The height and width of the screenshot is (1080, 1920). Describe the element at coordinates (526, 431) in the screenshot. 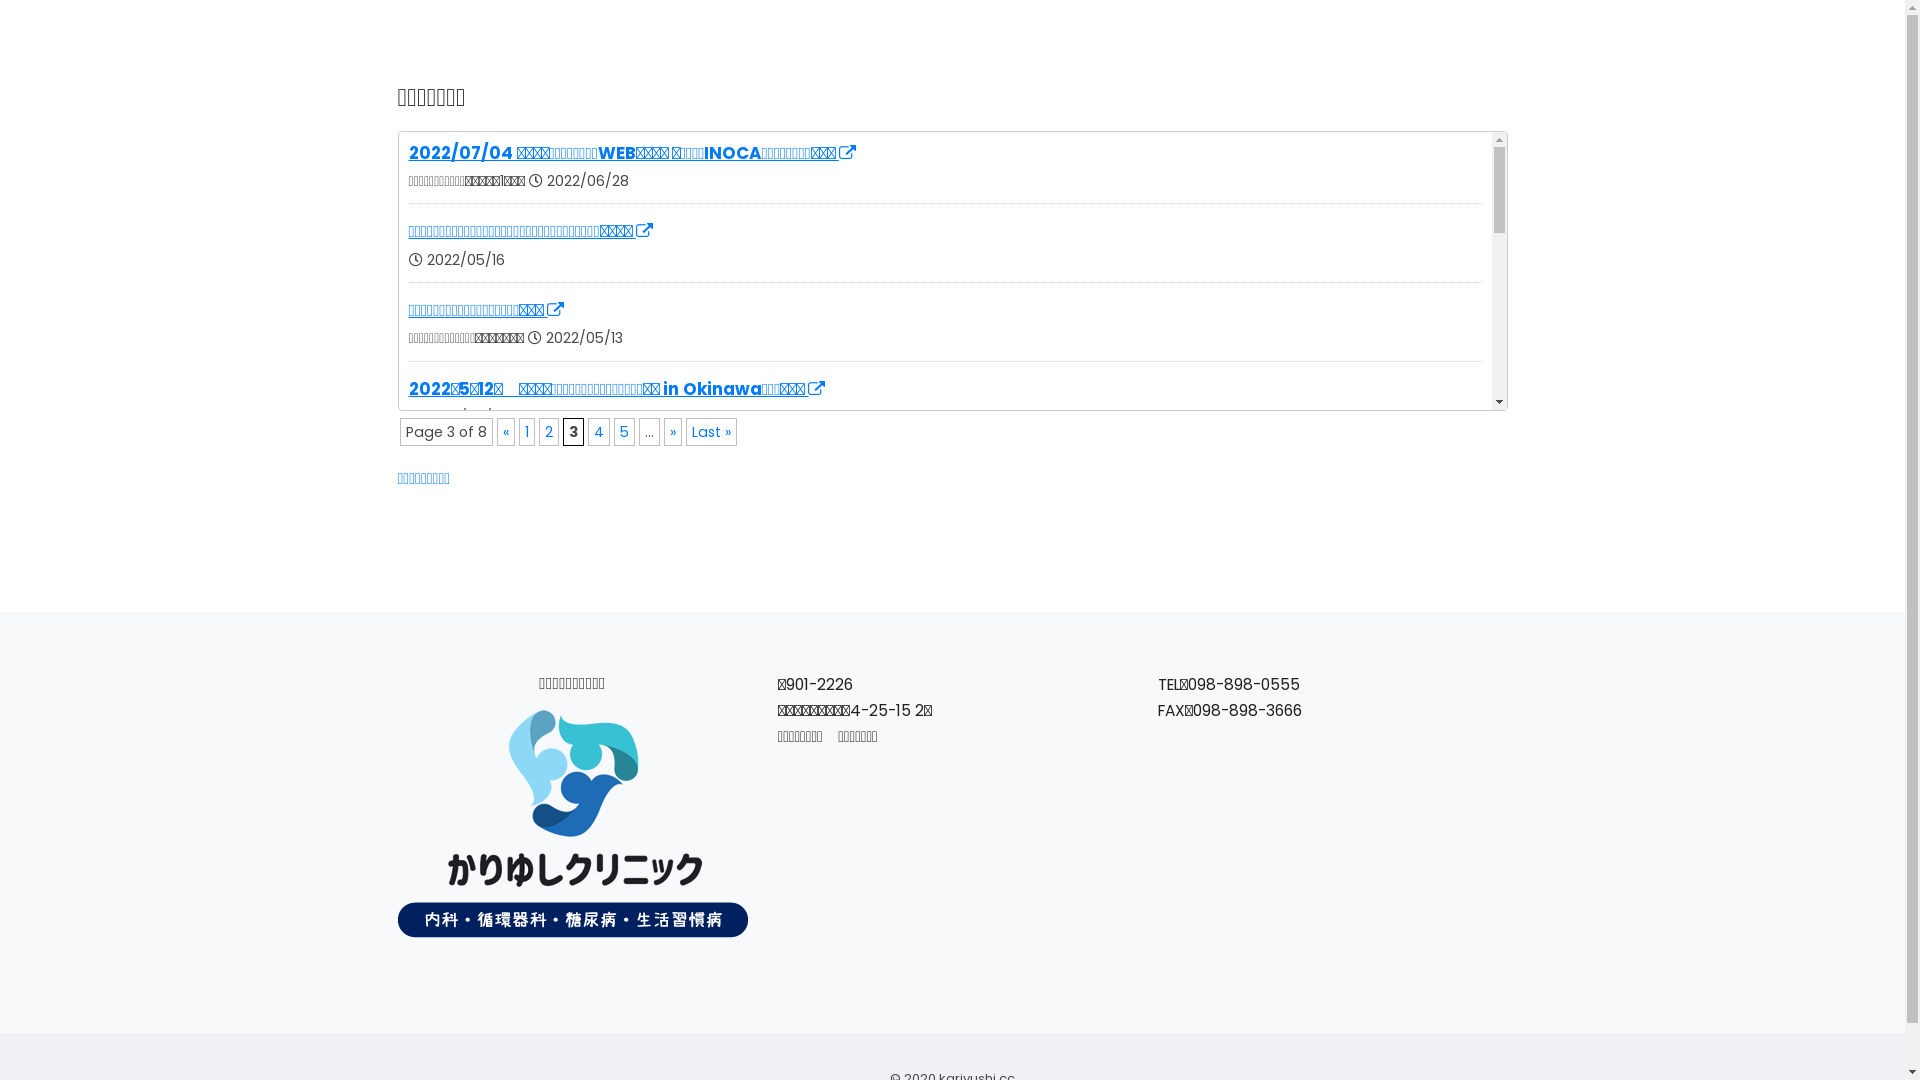

I see `'1'` at that location.